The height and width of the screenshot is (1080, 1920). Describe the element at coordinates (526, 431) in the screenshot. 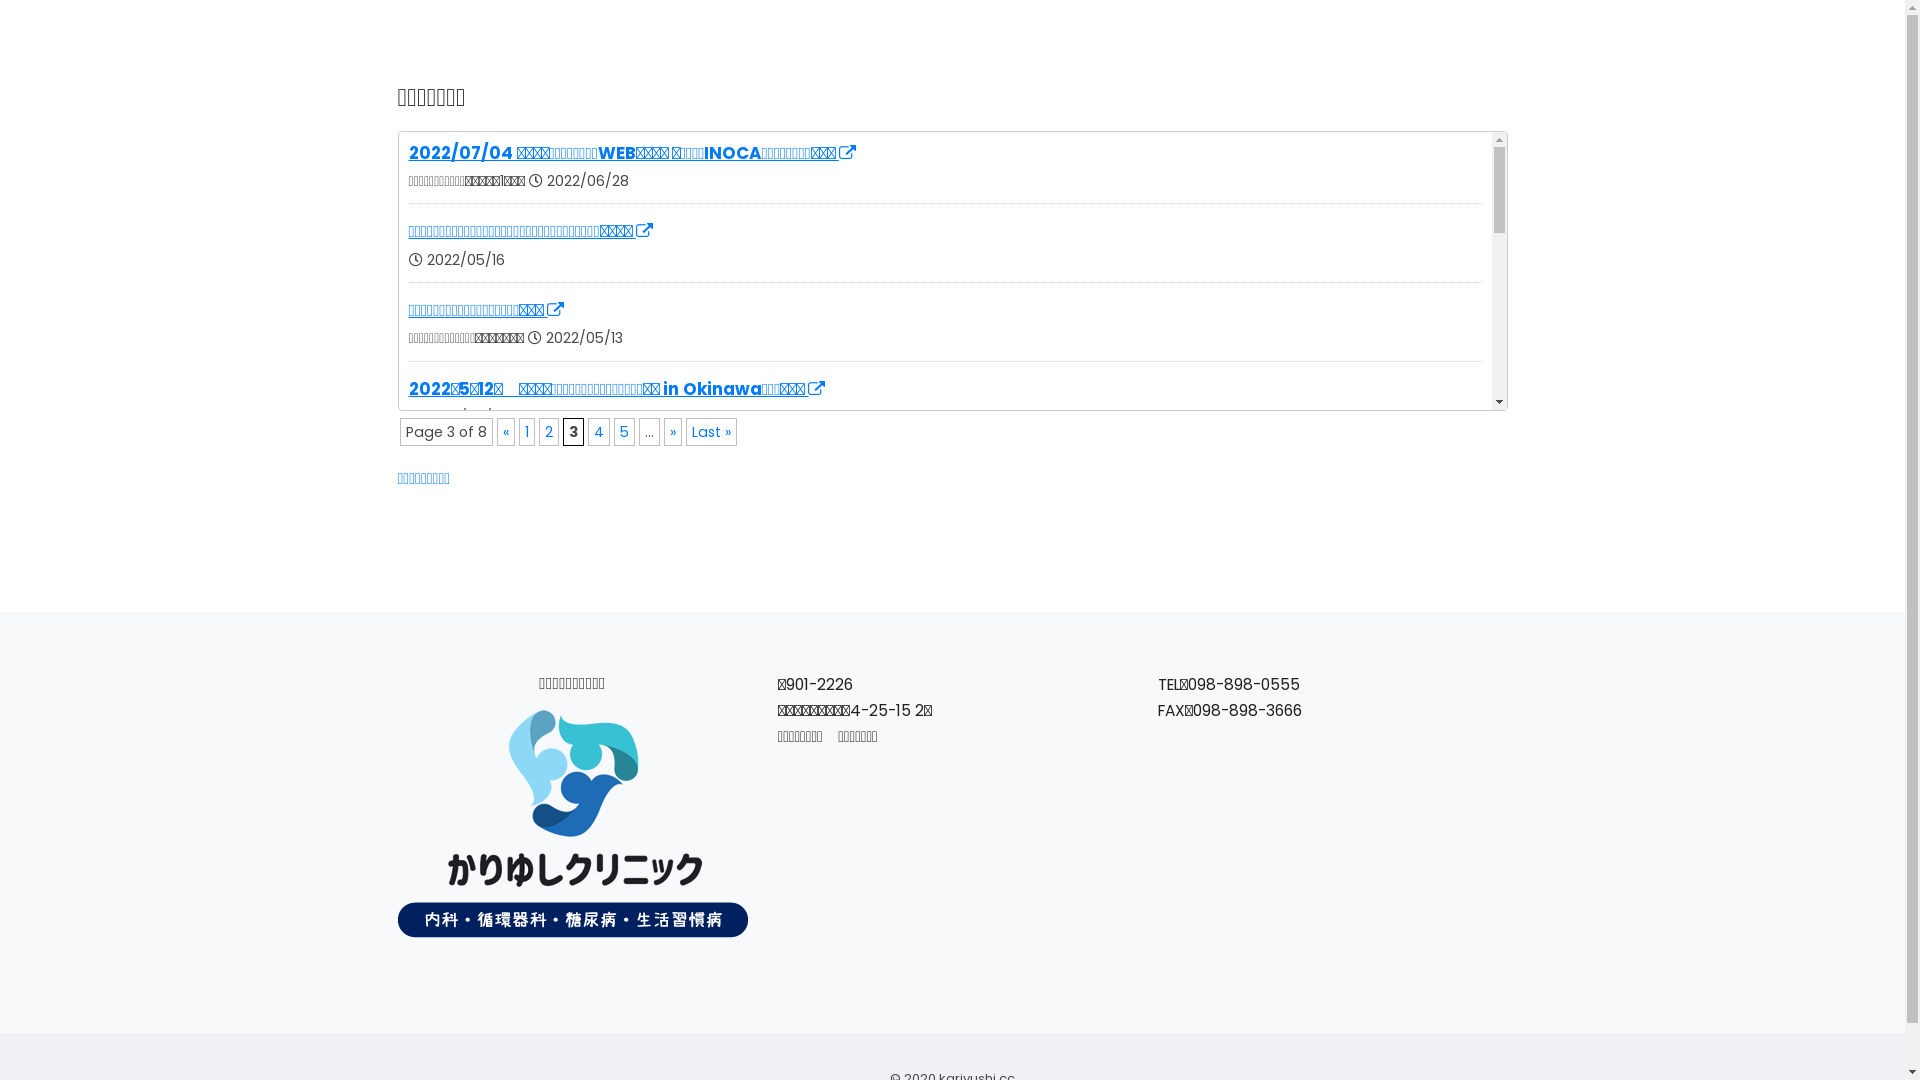

I see `'1'` at that location.